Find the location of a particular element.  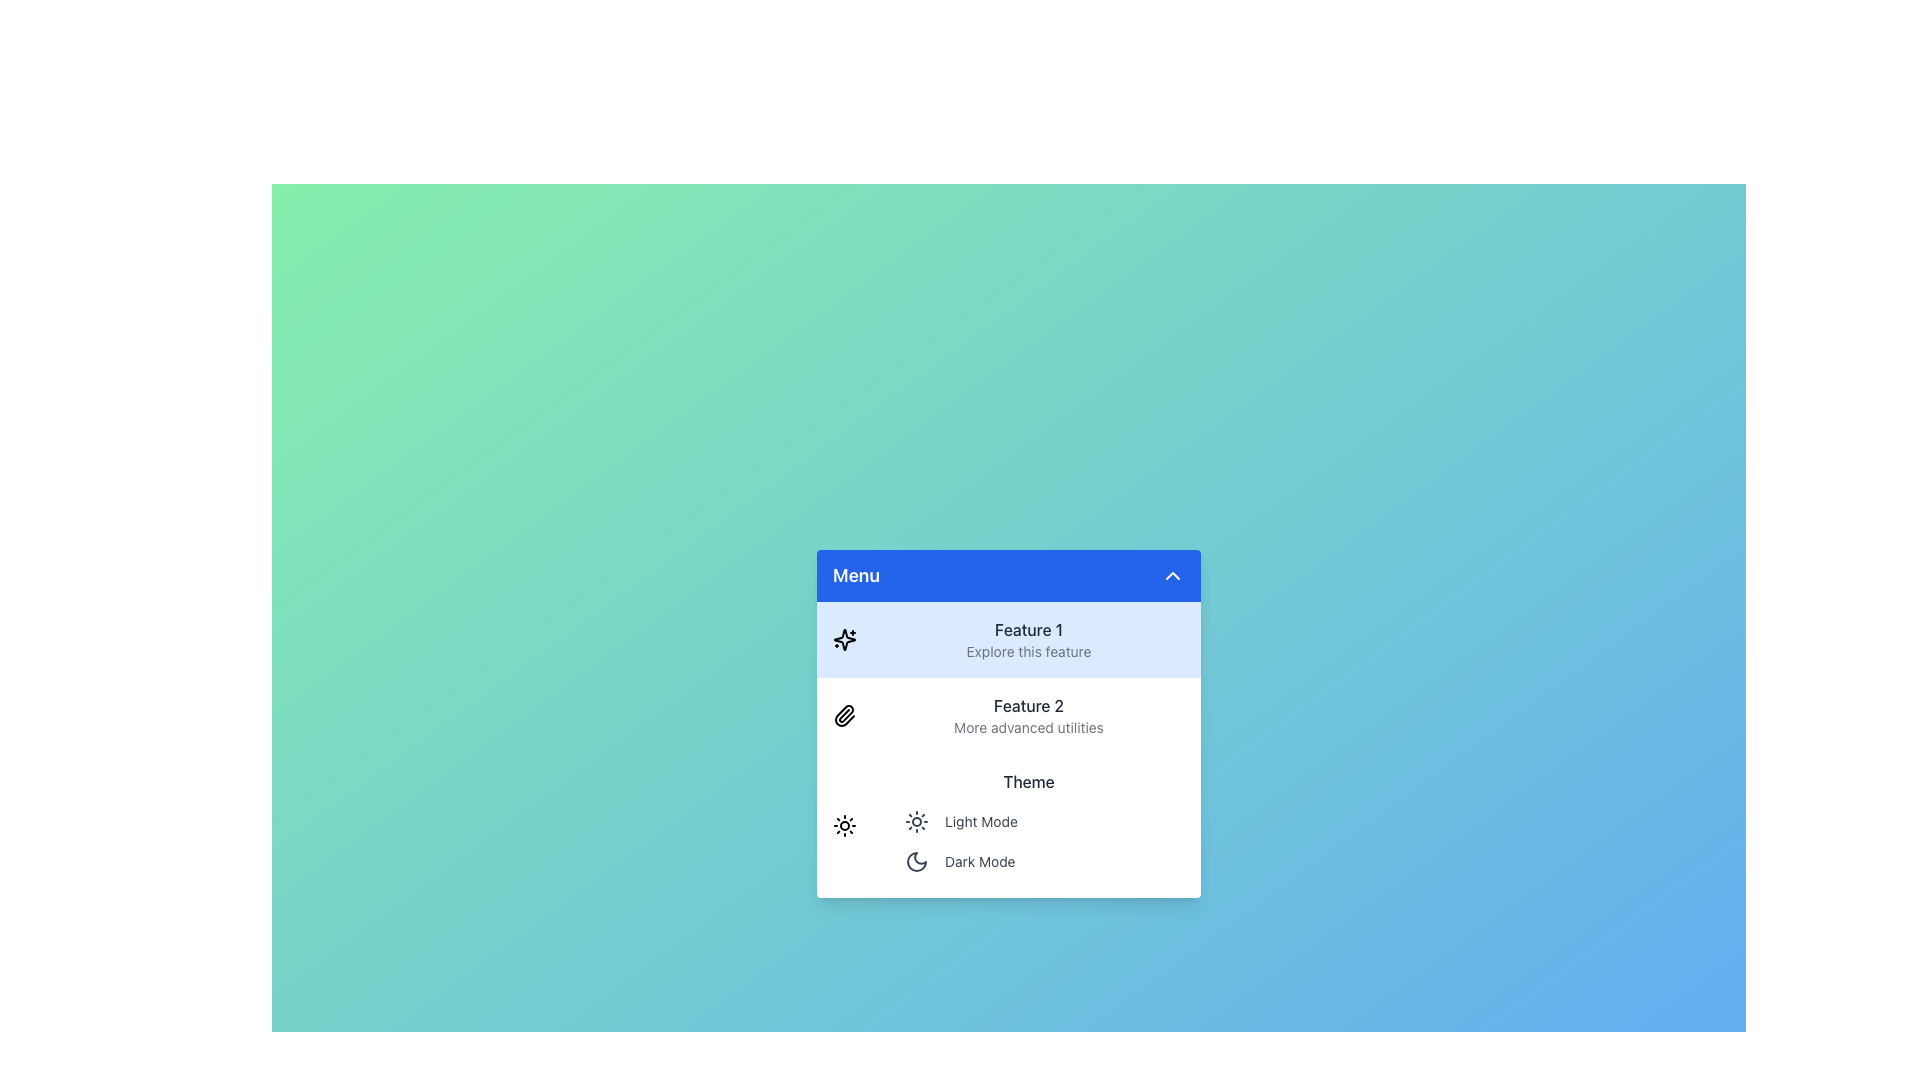

the star-shaped icon located to the left of the text 'Feature 1' in the menu is located at coordinates (844, 640).